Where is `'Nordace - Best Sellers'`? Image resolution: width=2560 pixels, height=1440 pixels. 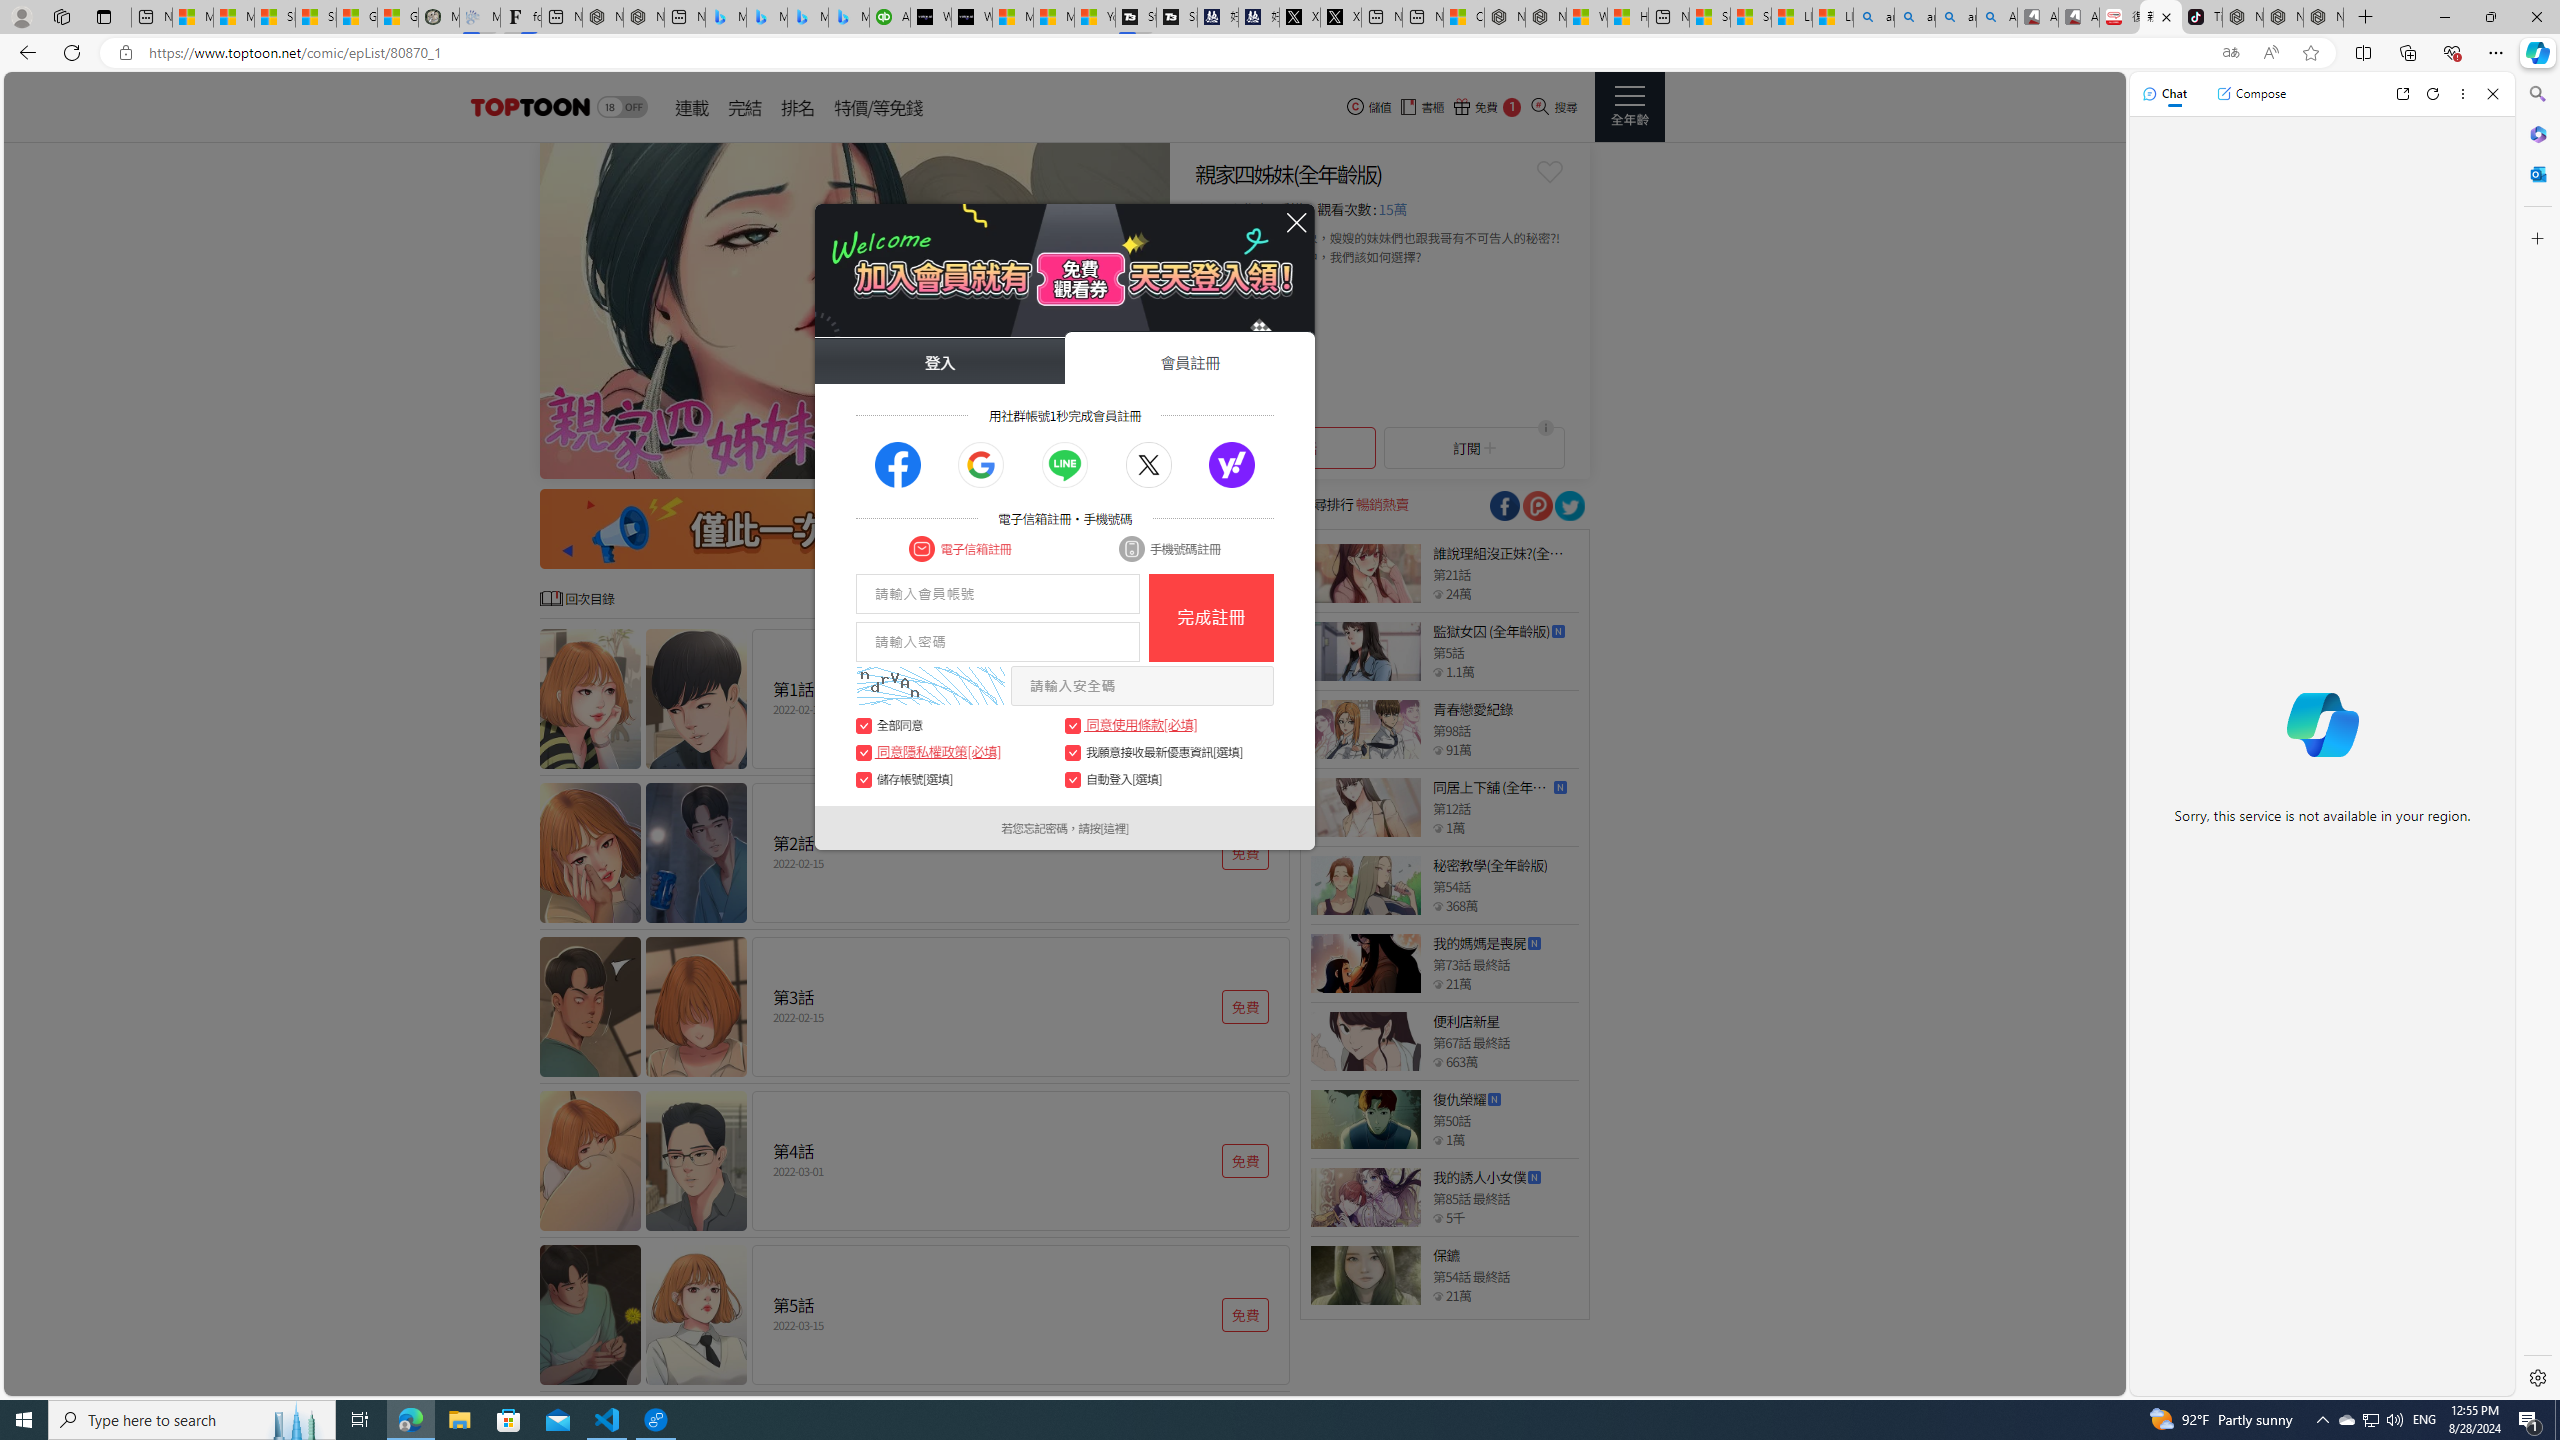 'Nordace - Best Sellers' is located at coordinates (2242, 16).